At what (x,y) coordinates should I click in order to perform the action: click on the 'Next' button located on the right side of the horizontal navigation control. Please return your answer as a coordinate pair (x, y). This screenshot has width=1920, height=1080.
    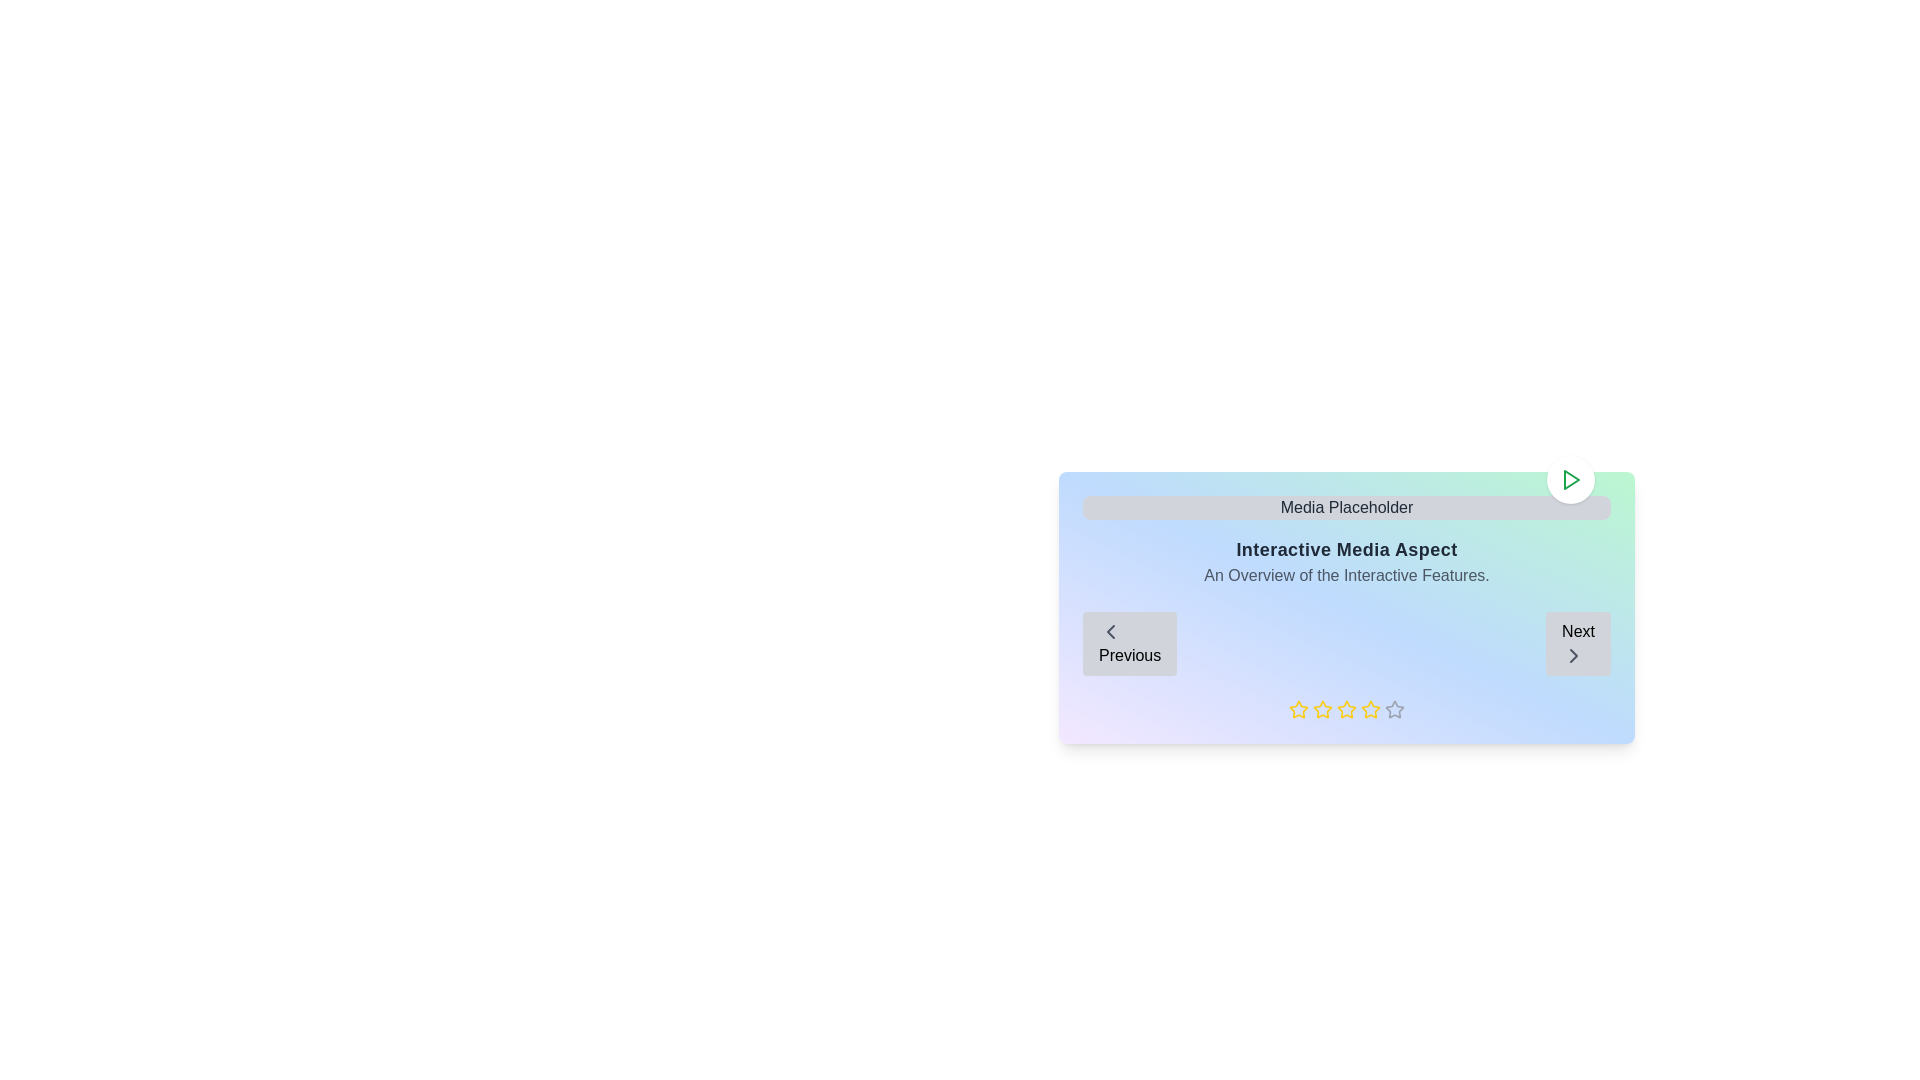
    Looking at the image, I should click on (1577, 644).